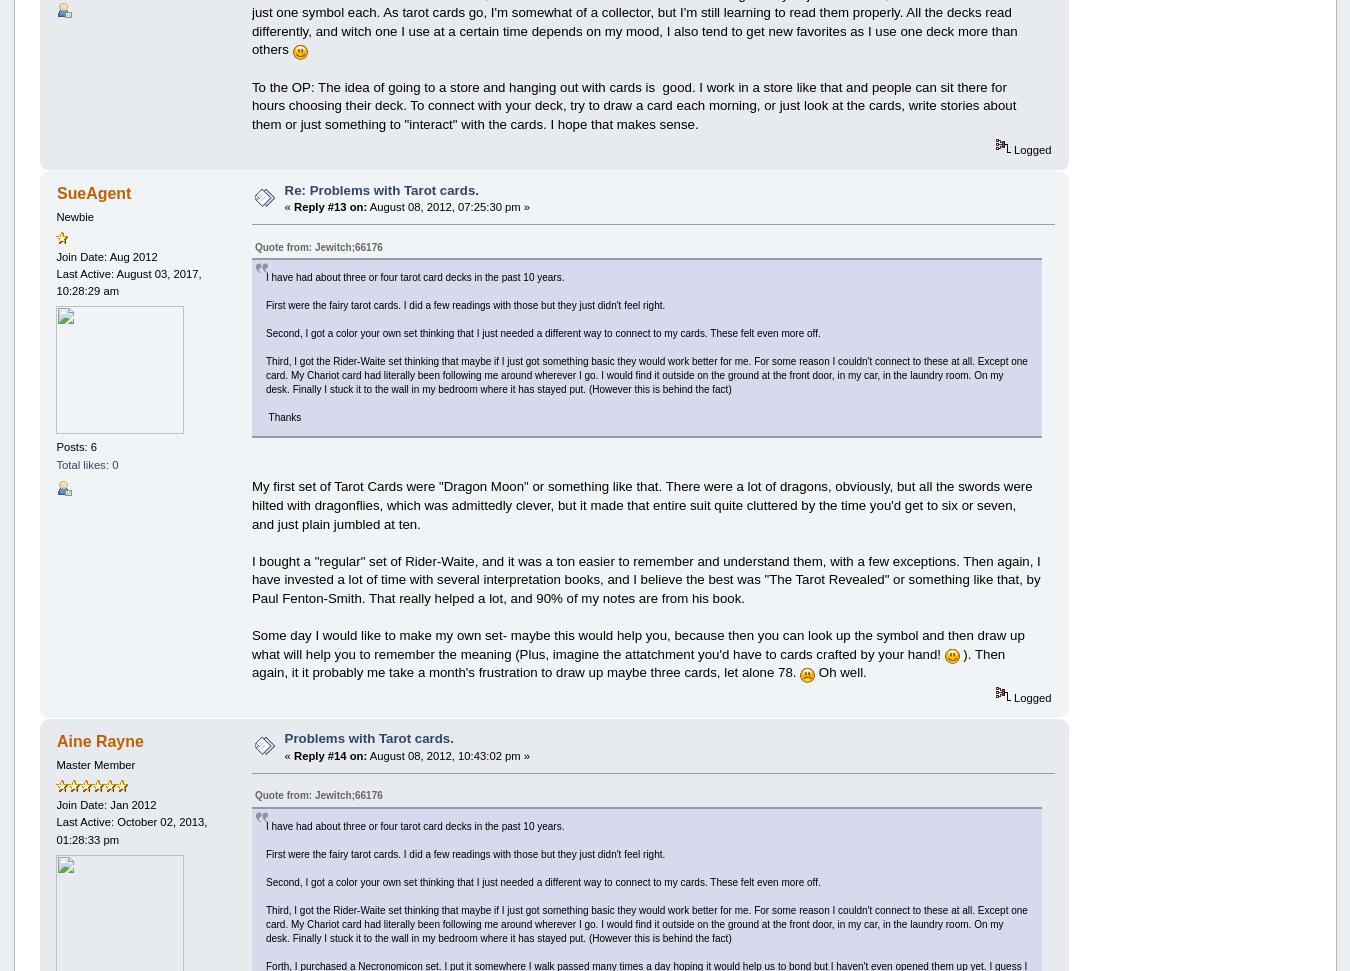 The image size is (1350, 971). What do you see at coordinates (249, 103) in the screenshot?
I see `'To the OP: The idea of going to a store and hanging out with cards is  good. I work in a store like that and people can sit there for hours choosing their deck. To connect with your deck, try to draw a card each morning, or just look at the cards, write stories about them or just something to "interact" with the cards. I hope that makes sense.'` at bounding box center [249, 103].